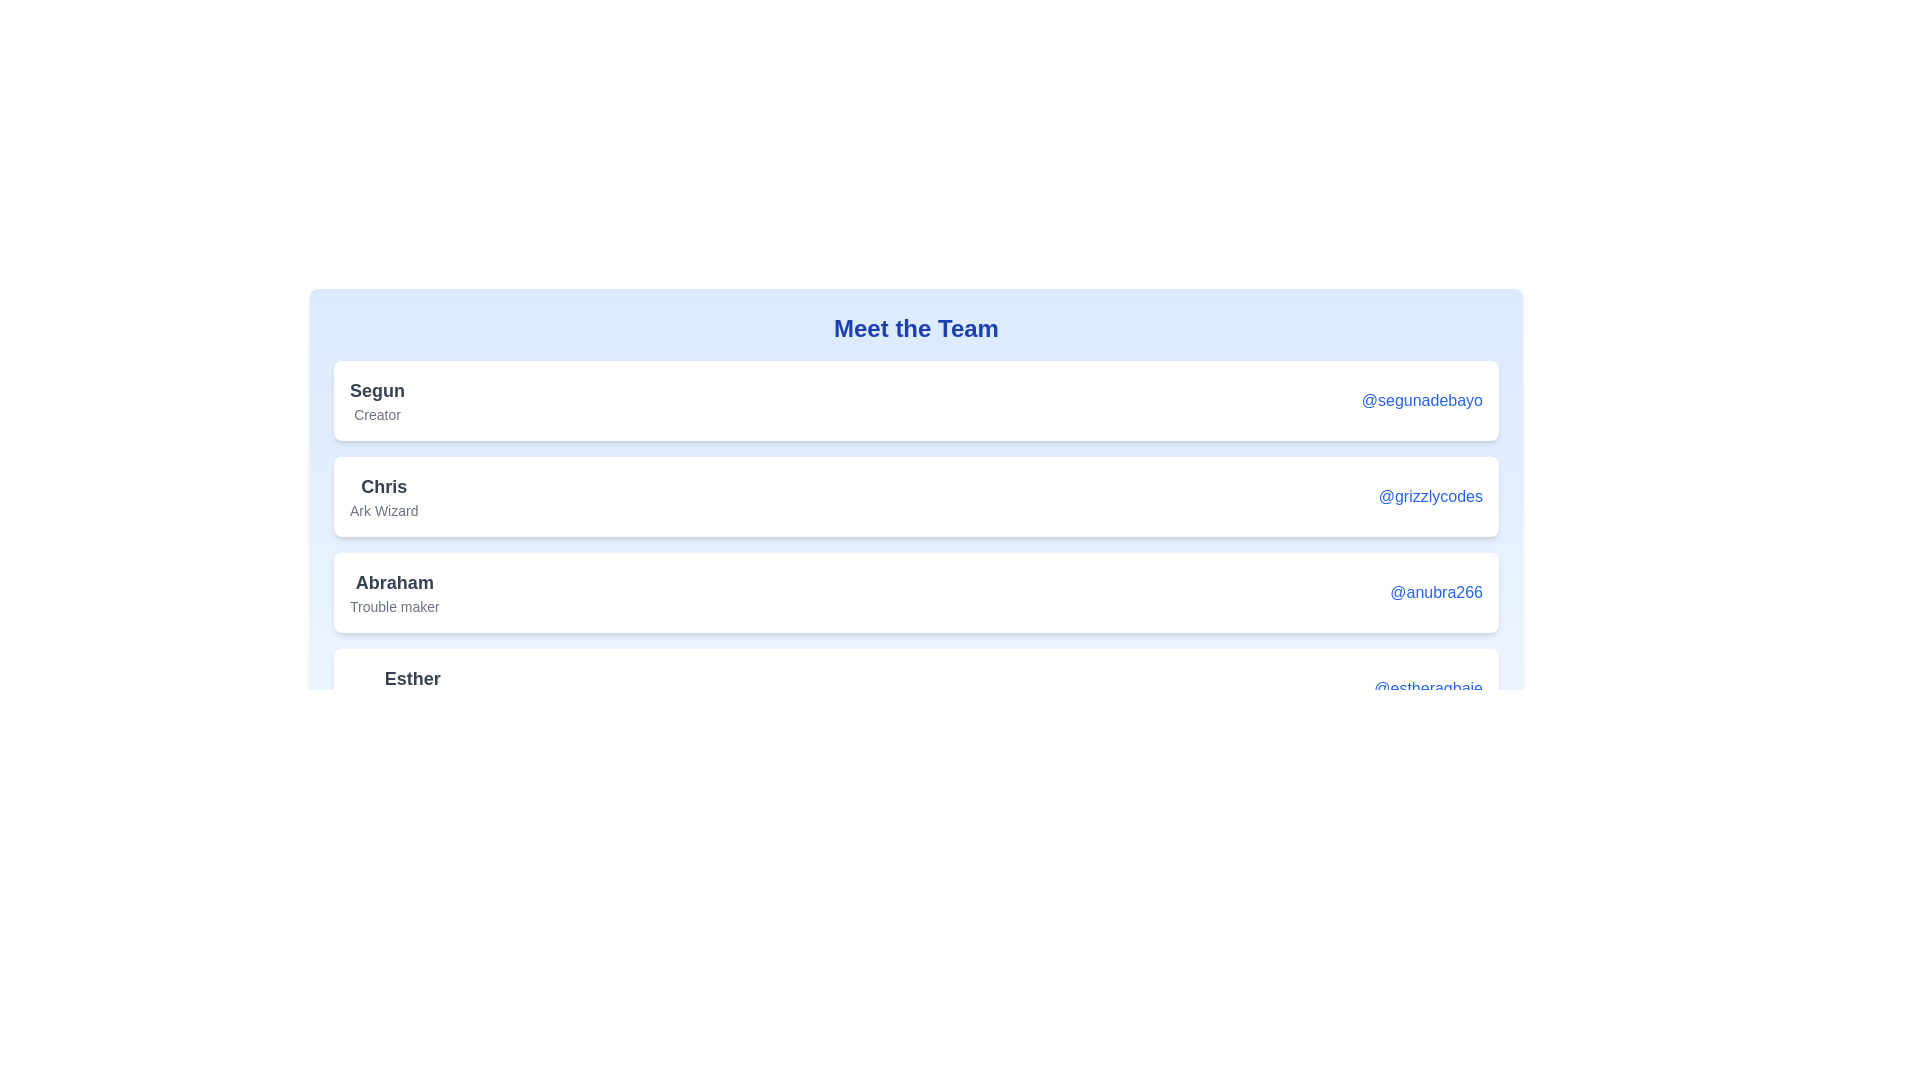 The height and width of the screenshot is (1080, 1920). I want to click on textual label displaying the name and brief description of the individual, which is the leftmost content in a white card at the middle of the interface, so click(394, 592).